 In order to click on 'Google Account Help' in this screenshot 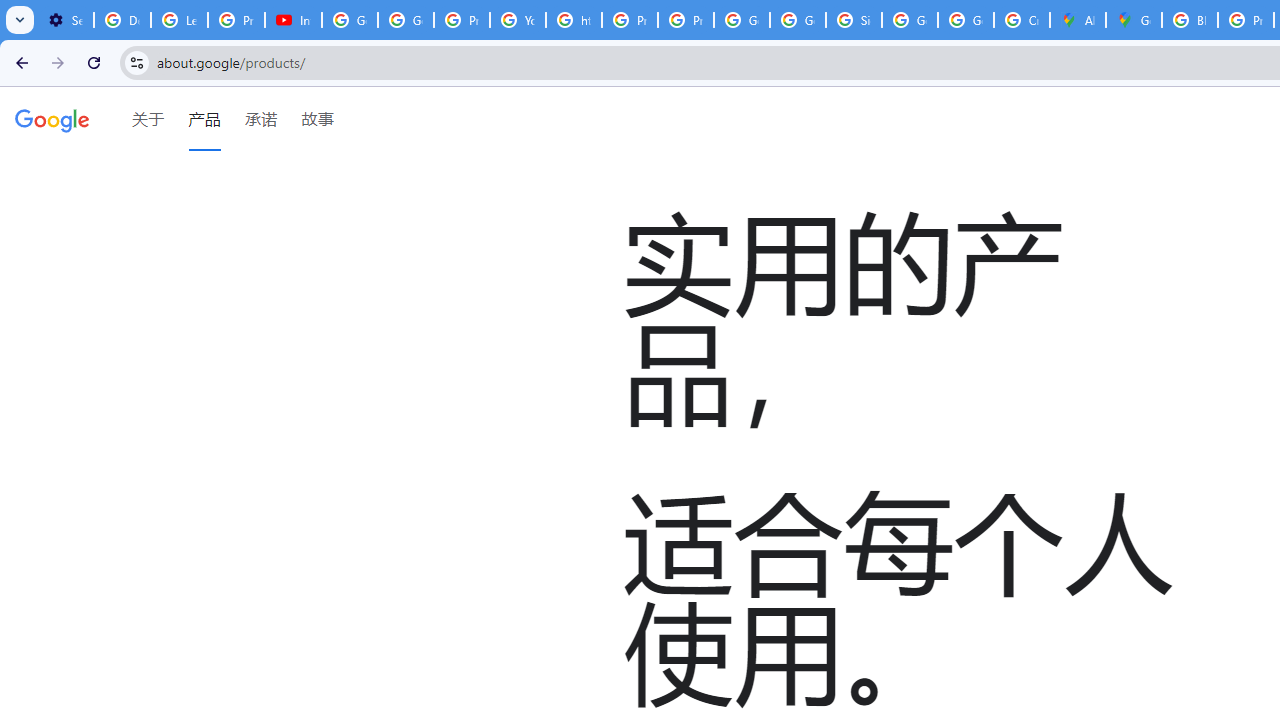, I will do `click(350, 20)`.